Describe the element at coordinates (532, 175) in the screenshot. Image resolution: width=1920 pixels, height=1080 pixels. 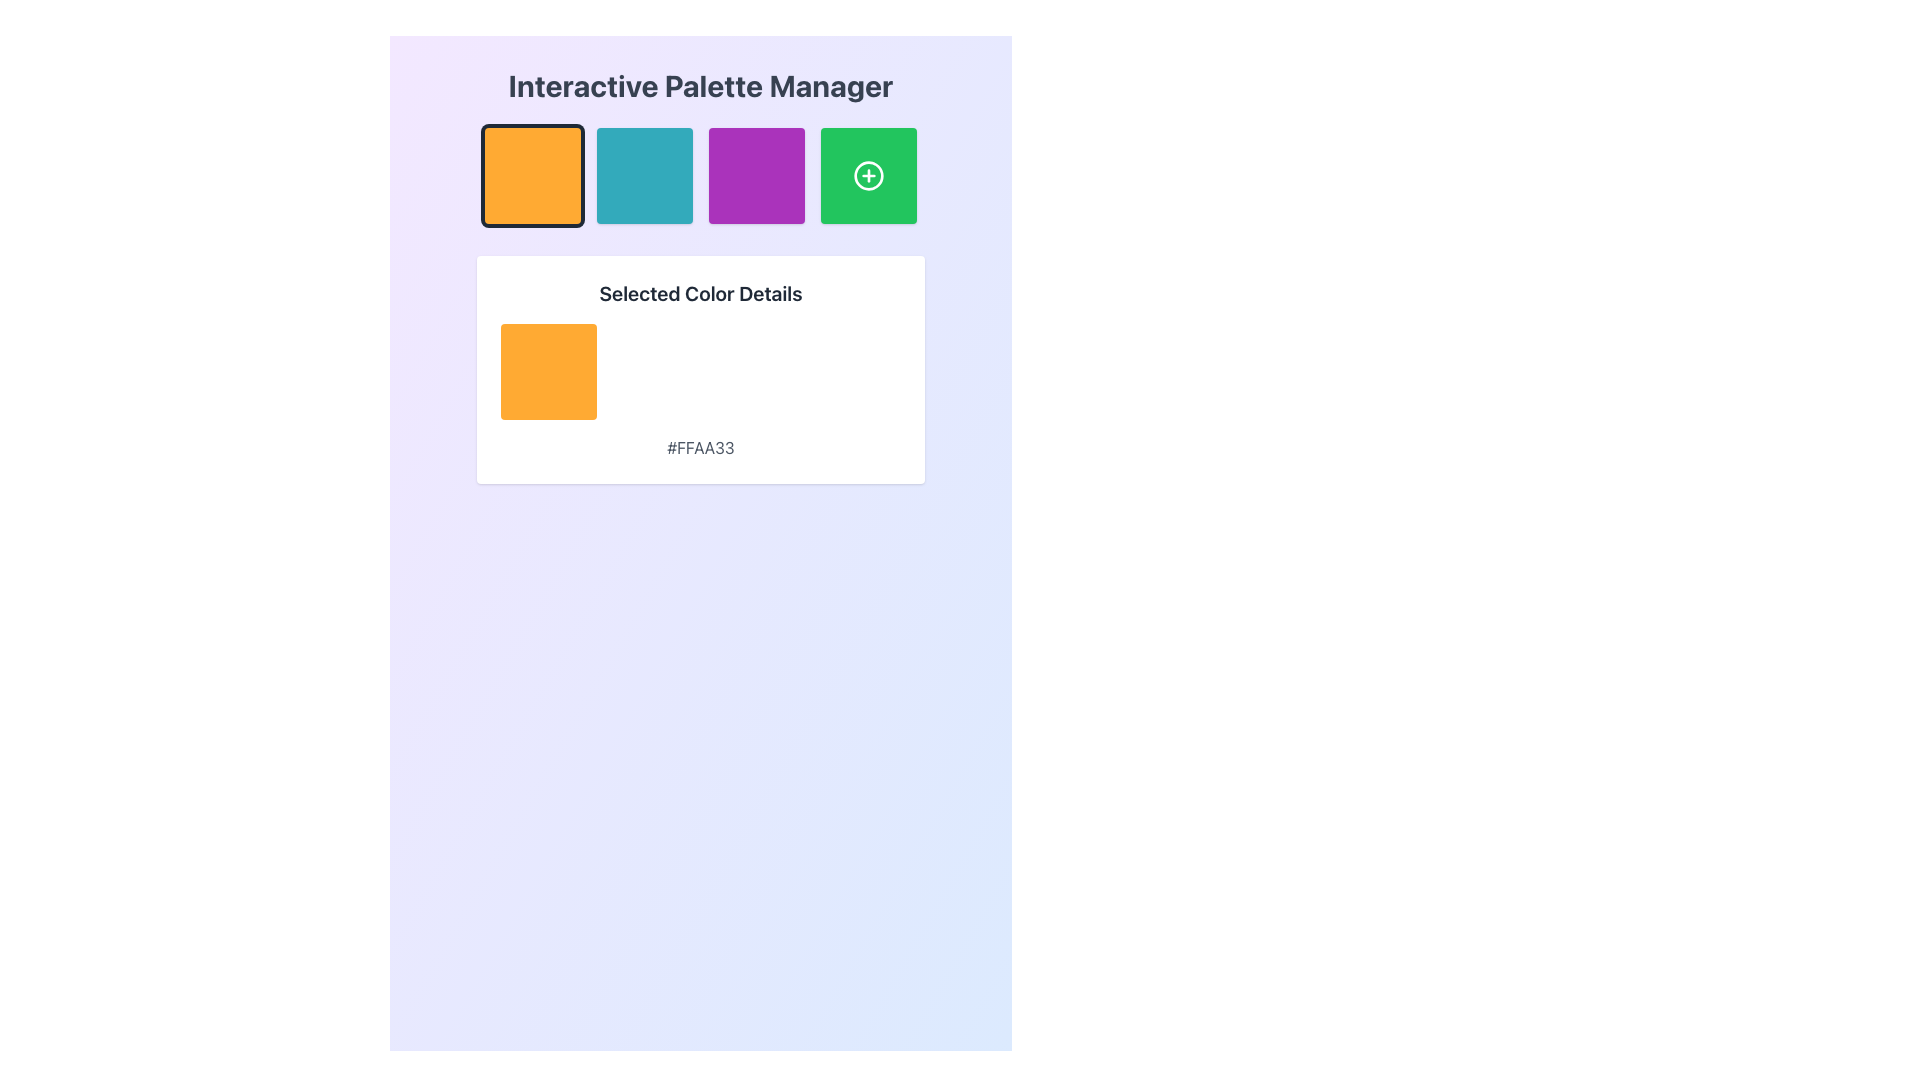
I see `the first item in the color palette grid, located at the top-left corner` at that location.